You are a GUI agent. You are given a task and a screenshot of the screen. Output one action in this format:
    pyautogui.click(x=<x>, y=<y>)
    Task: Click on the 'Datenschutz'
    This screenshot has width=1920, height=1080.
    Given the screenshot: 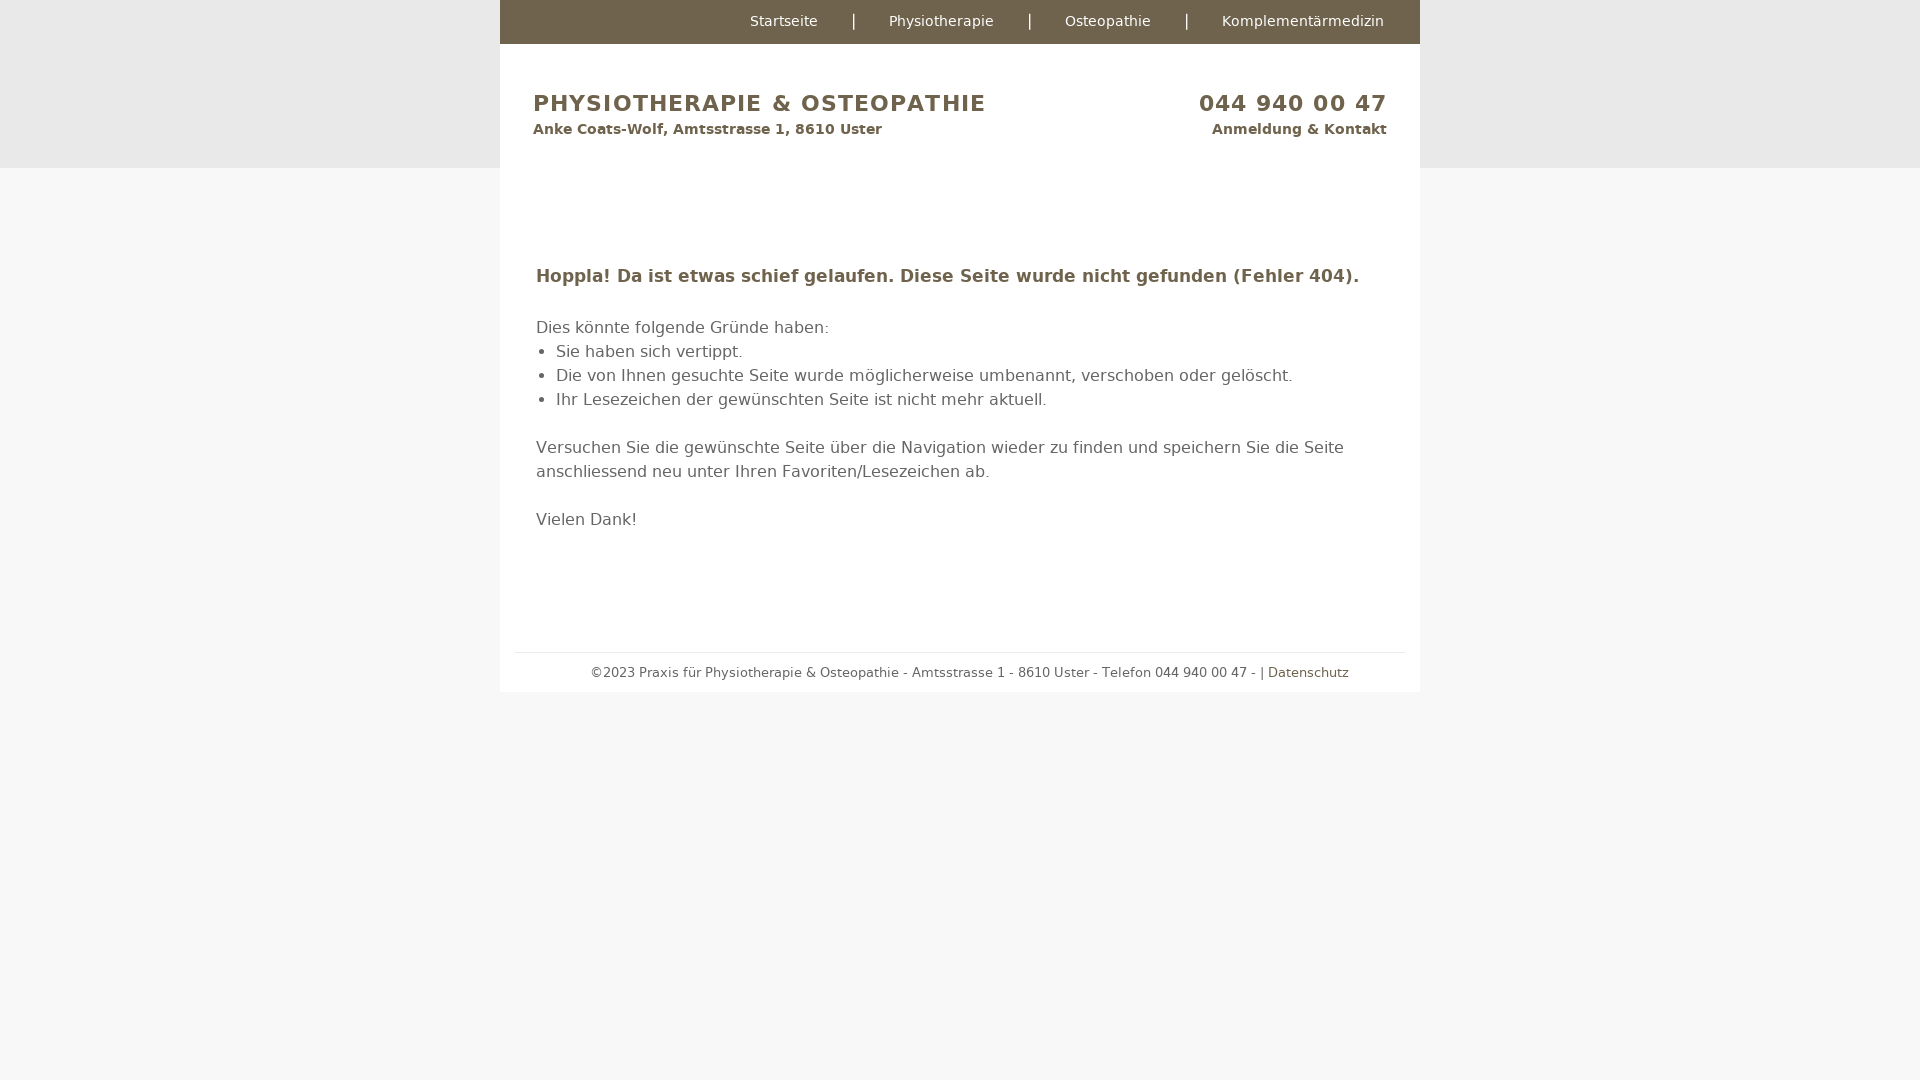 What is the action you would take?
    pyautogui.click(x=1266, y=672)
    